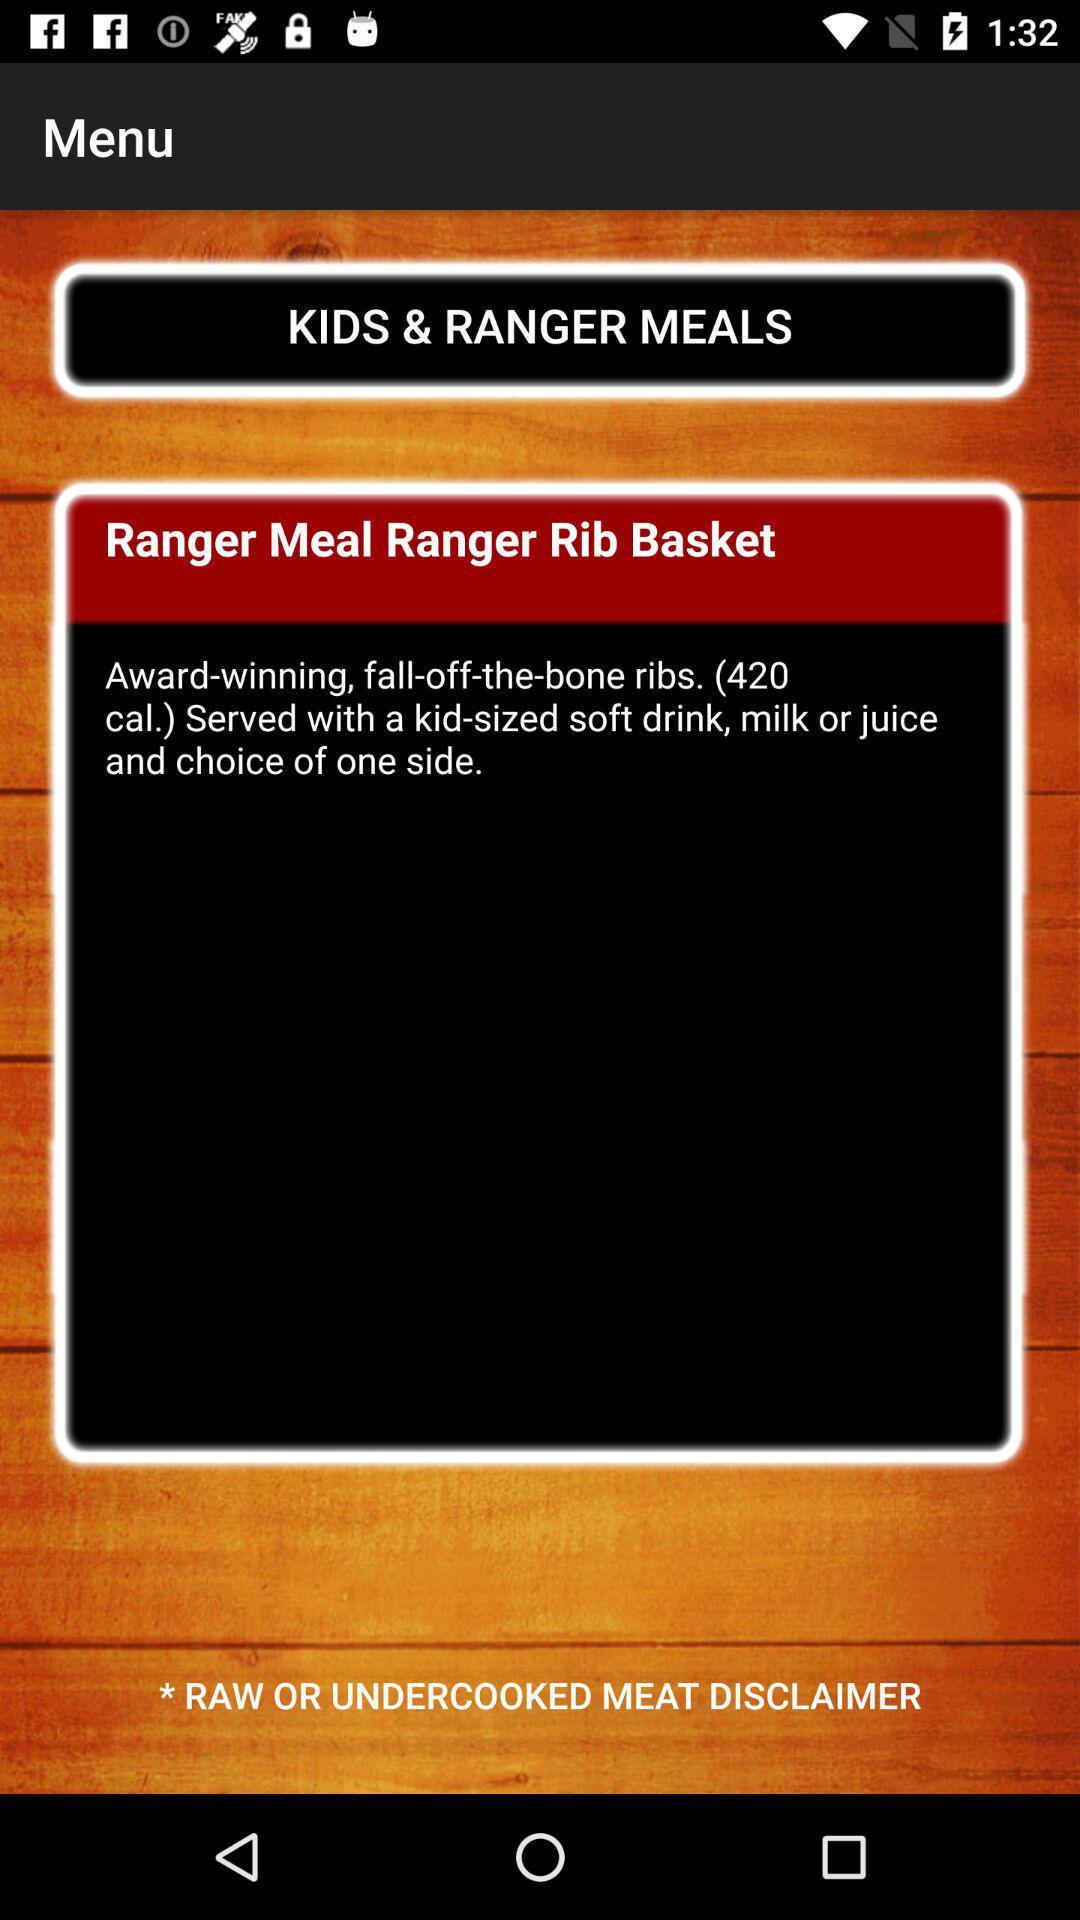 Image resolution: width=1080 pixels, height=1920 pixels. What do you see at coordinates (540, 325) in the screenshot?
I see `the icon below the menu app` at bounding box center [540, 325].